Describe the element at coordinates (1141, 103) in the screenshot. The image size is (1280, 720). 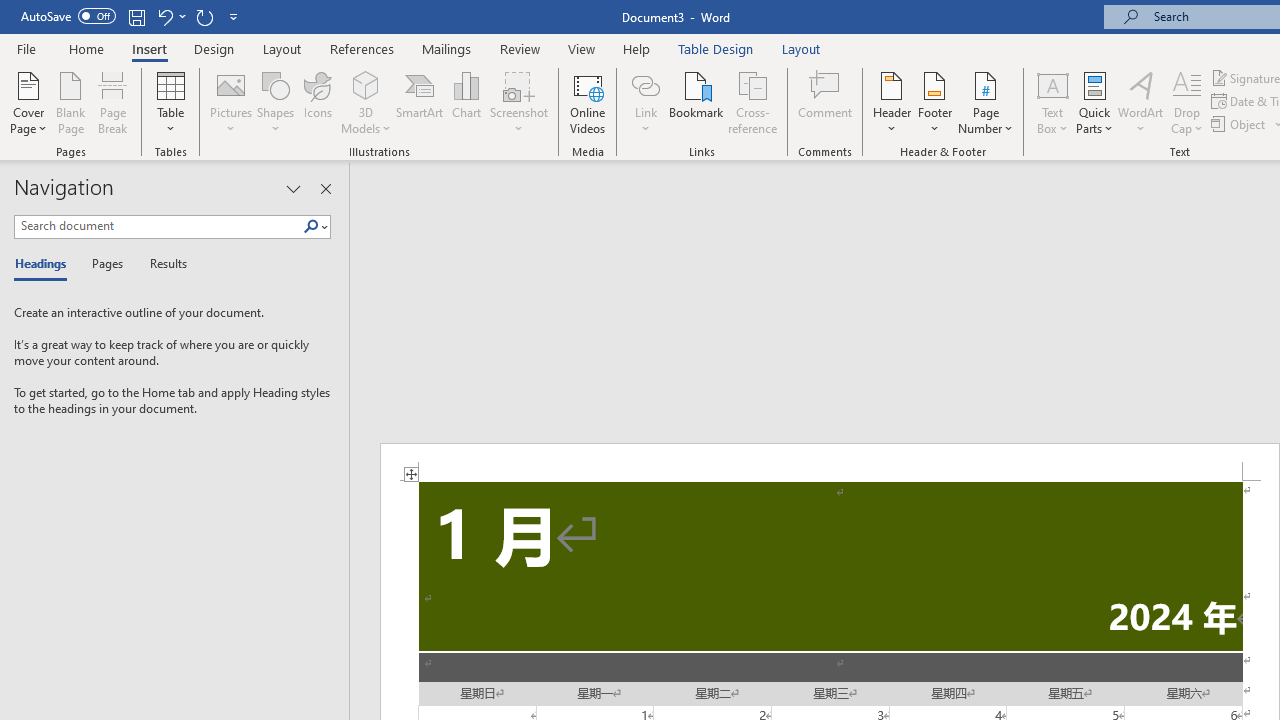
I see `'WordArt'` at that location.